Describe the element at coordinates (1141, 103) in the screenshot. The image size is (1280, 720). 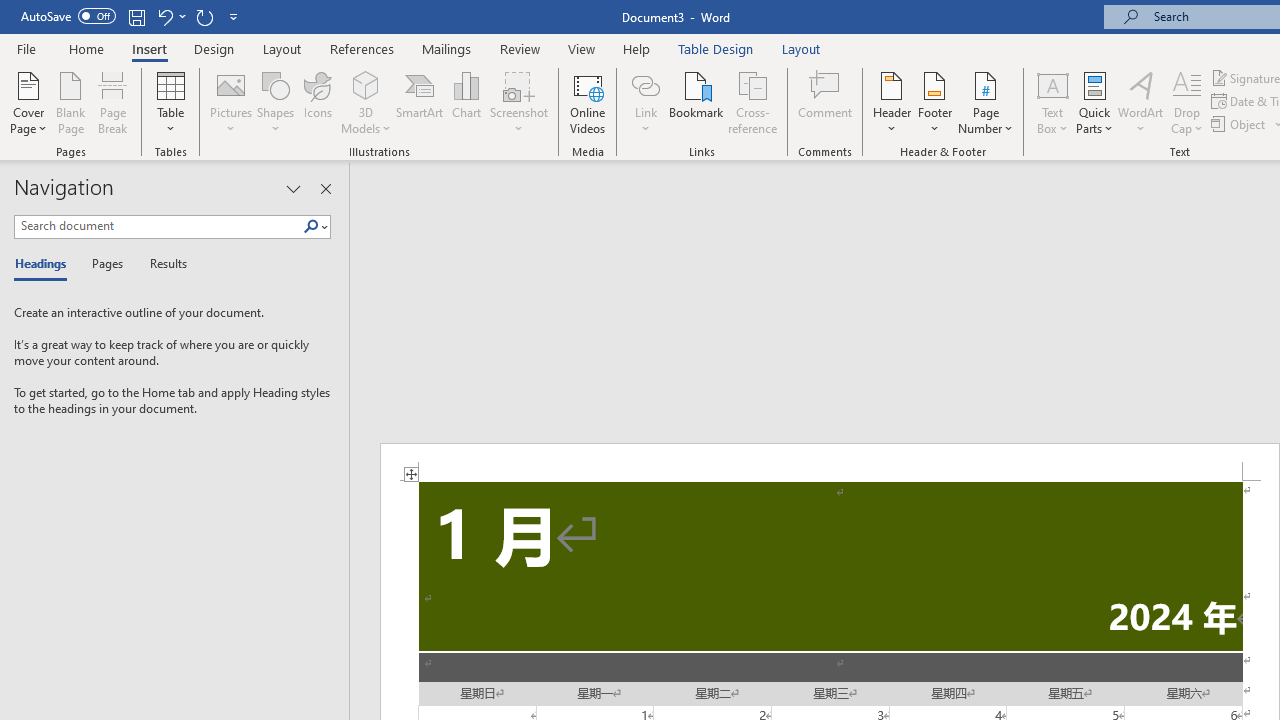
I see `'WordArt'` at that location.